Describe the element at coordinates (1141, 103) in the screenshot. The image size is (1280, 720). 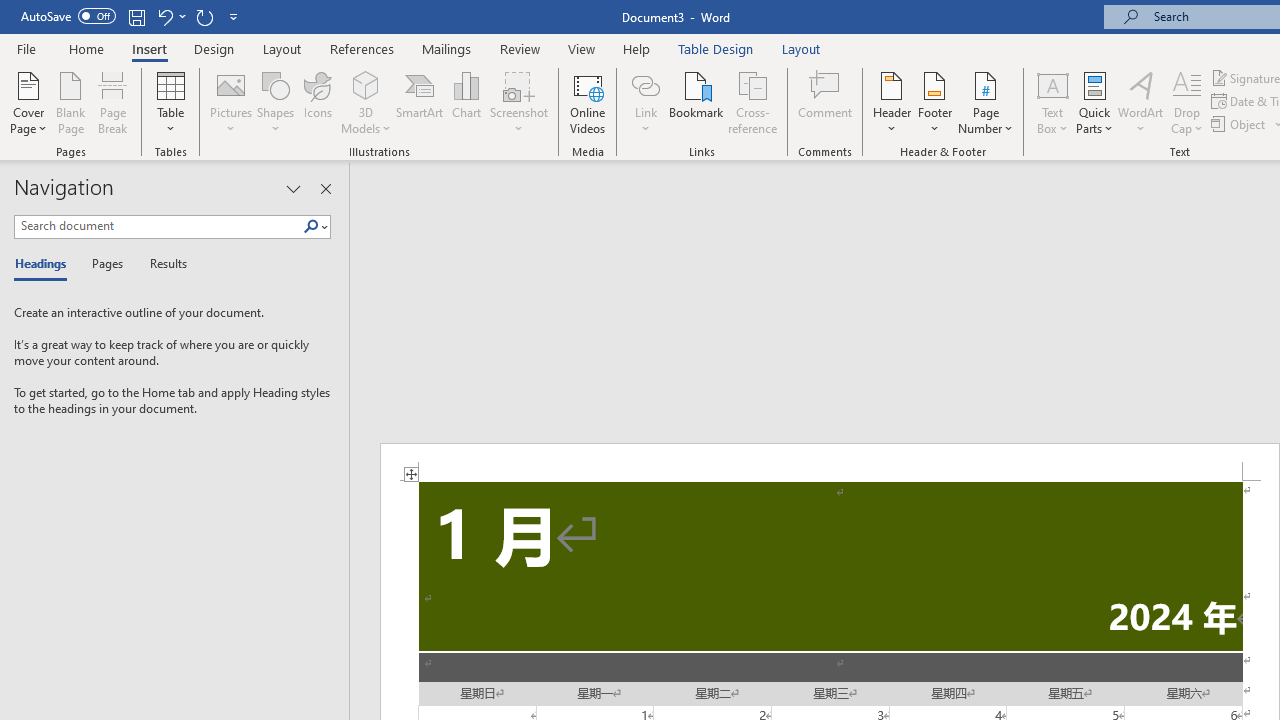
I see `'WordArt'` at that location.